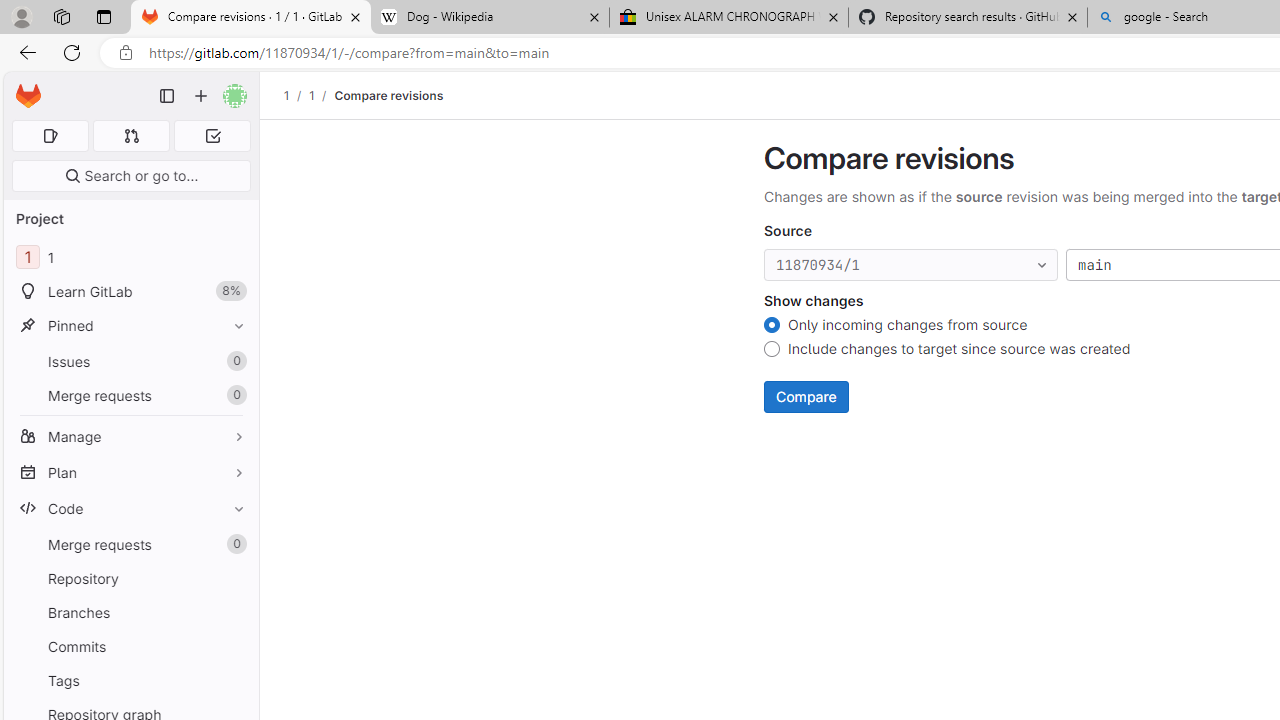 The width and height of the screenshot is (1280, 720). Describe the element at coordinates (770, 326) in the screenshot. I see `'Only incoming changes from source'` at that location.